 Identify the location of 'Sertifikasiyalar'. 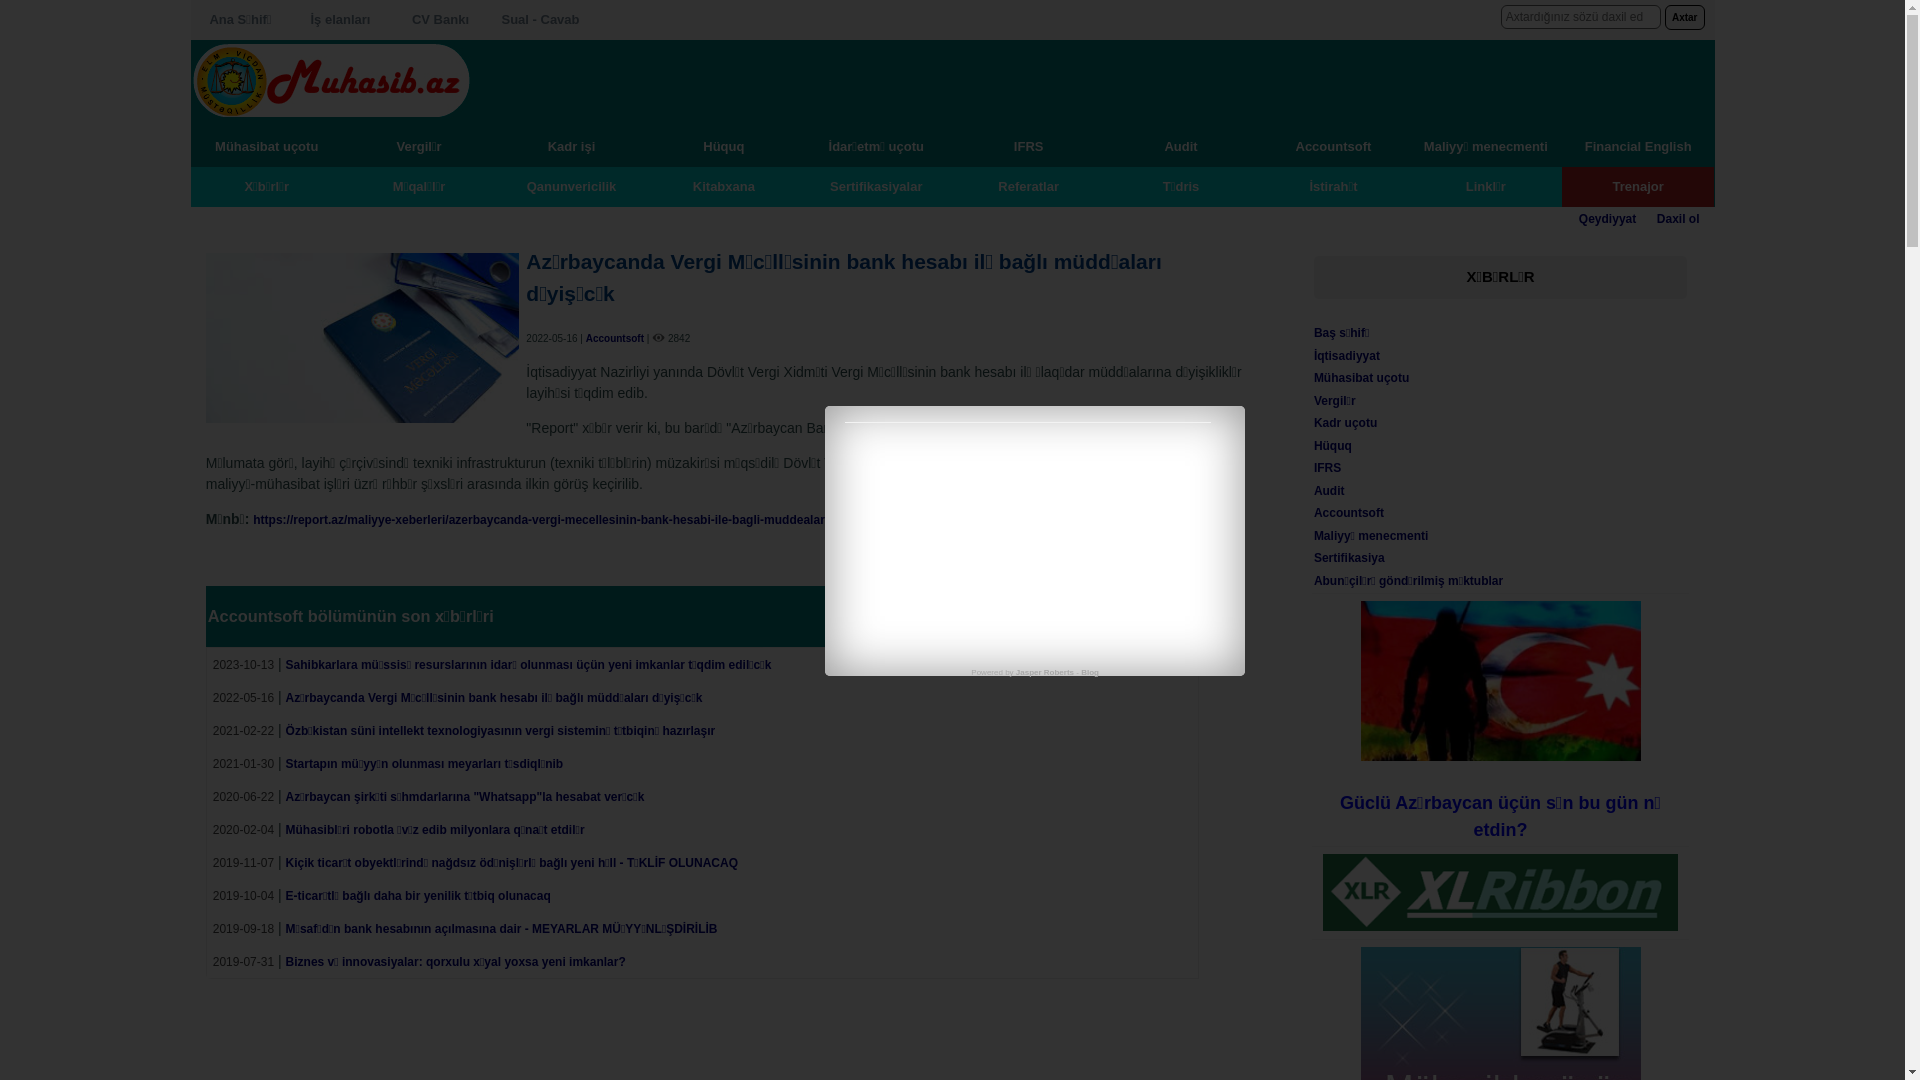
(876, 185).